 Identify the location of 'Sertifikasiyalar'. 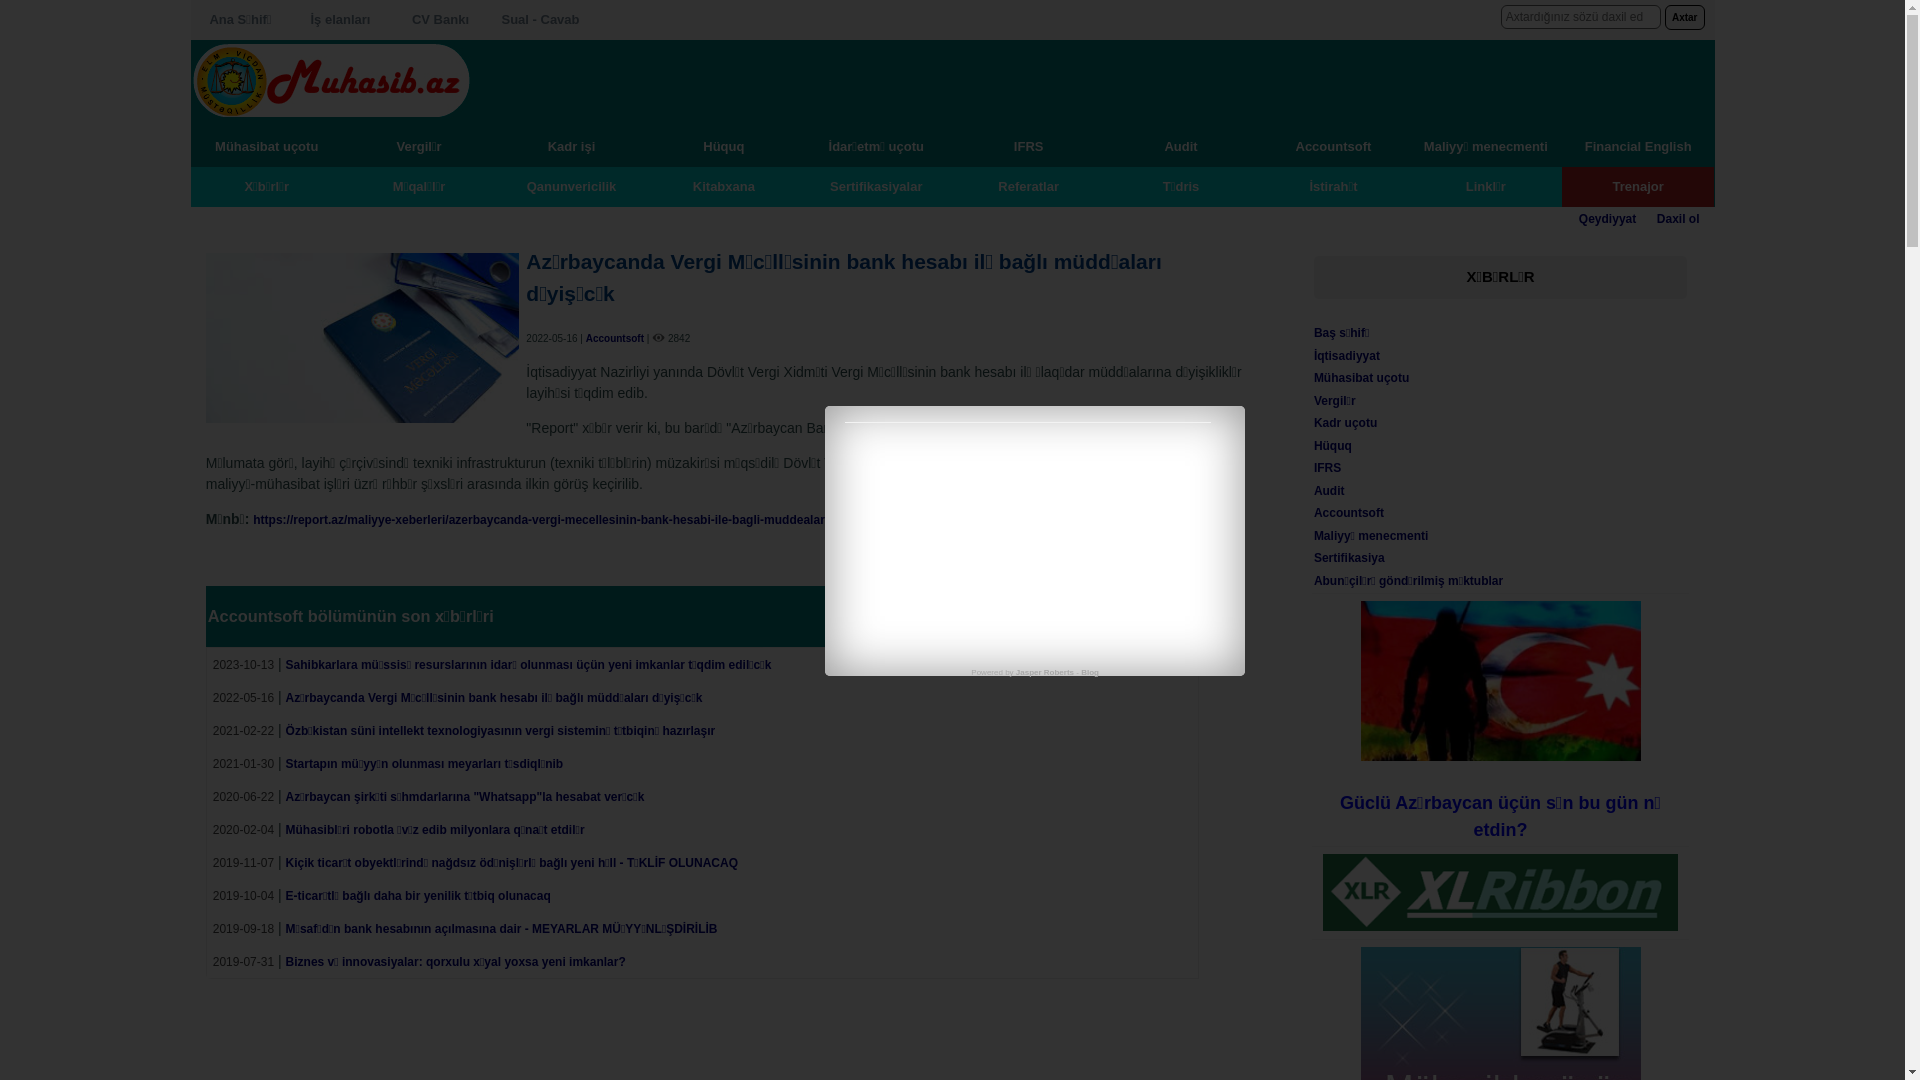
(876, 185).